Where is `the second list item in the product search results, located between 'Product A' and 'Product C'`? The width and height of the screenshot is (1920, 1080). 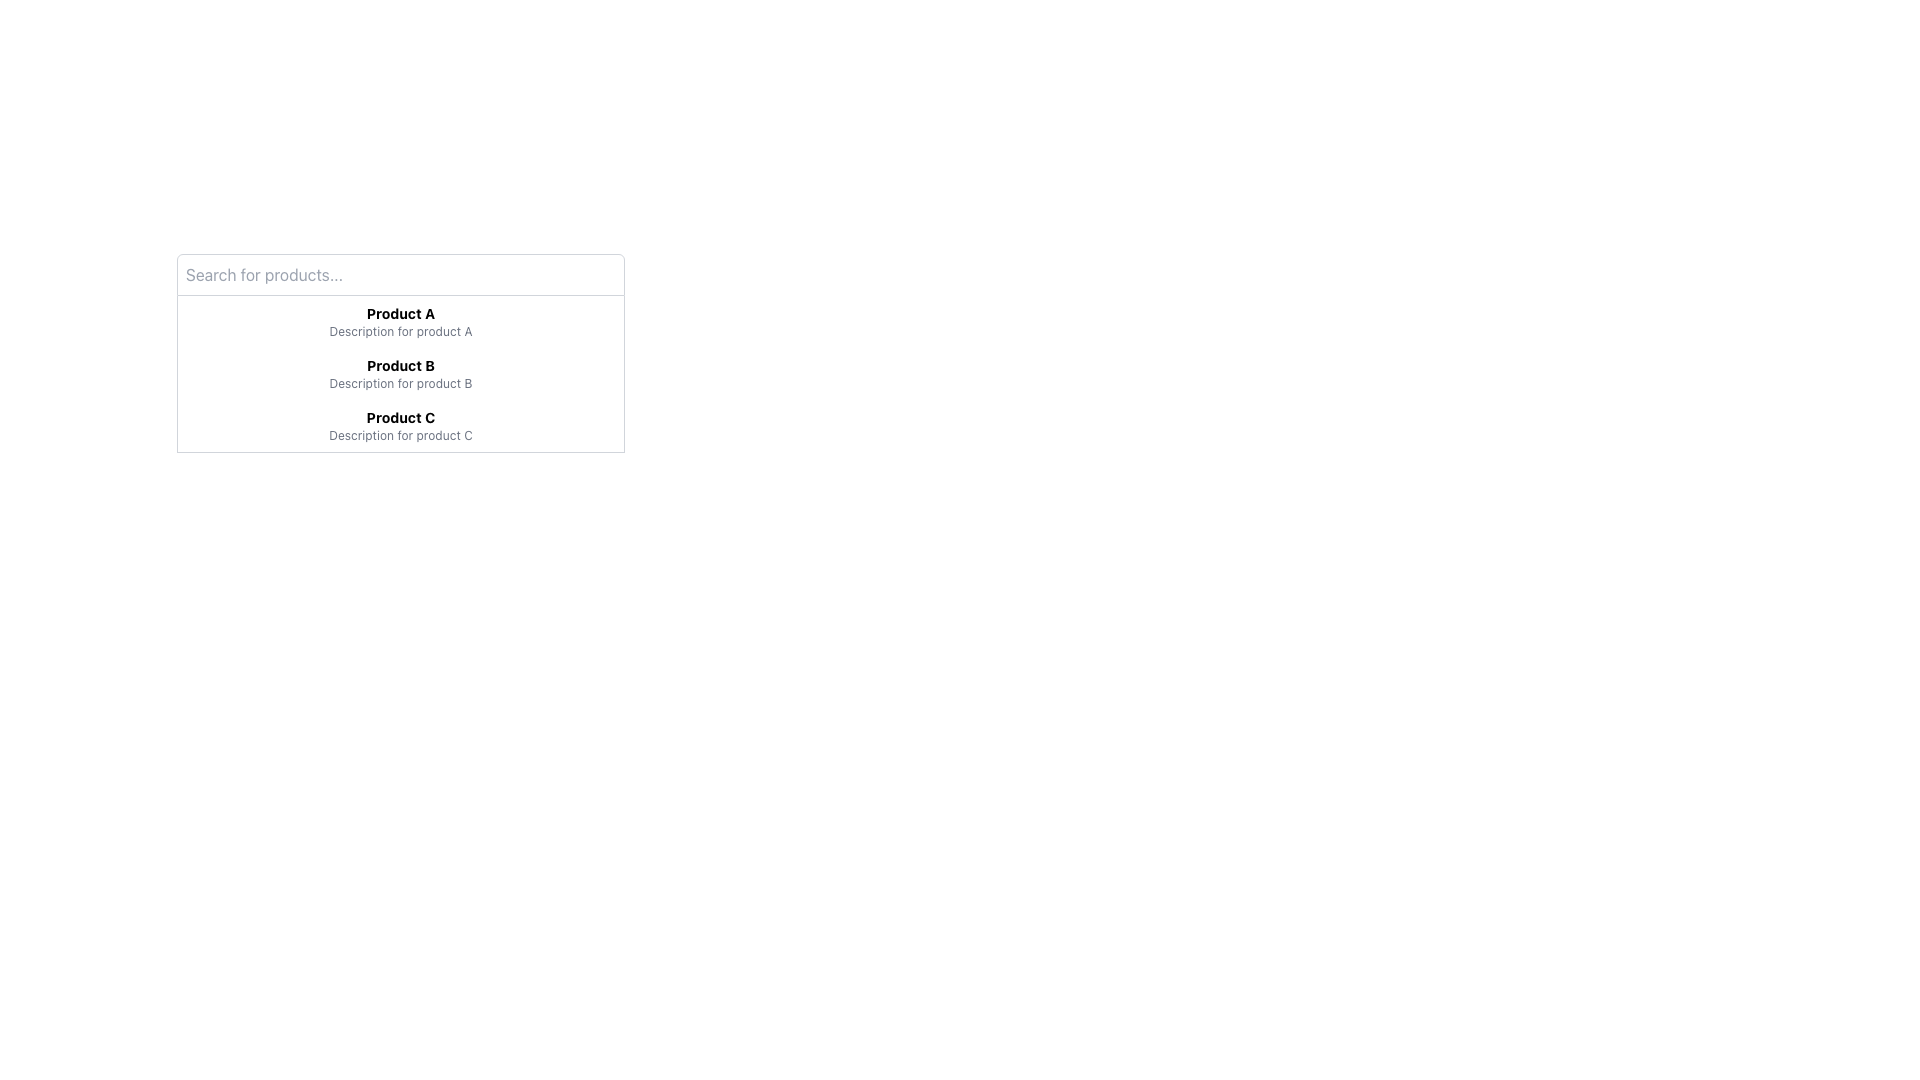
the second list item in the product search results, located between 'Product A' and 'Product C' is located at coordinates (400, 374).